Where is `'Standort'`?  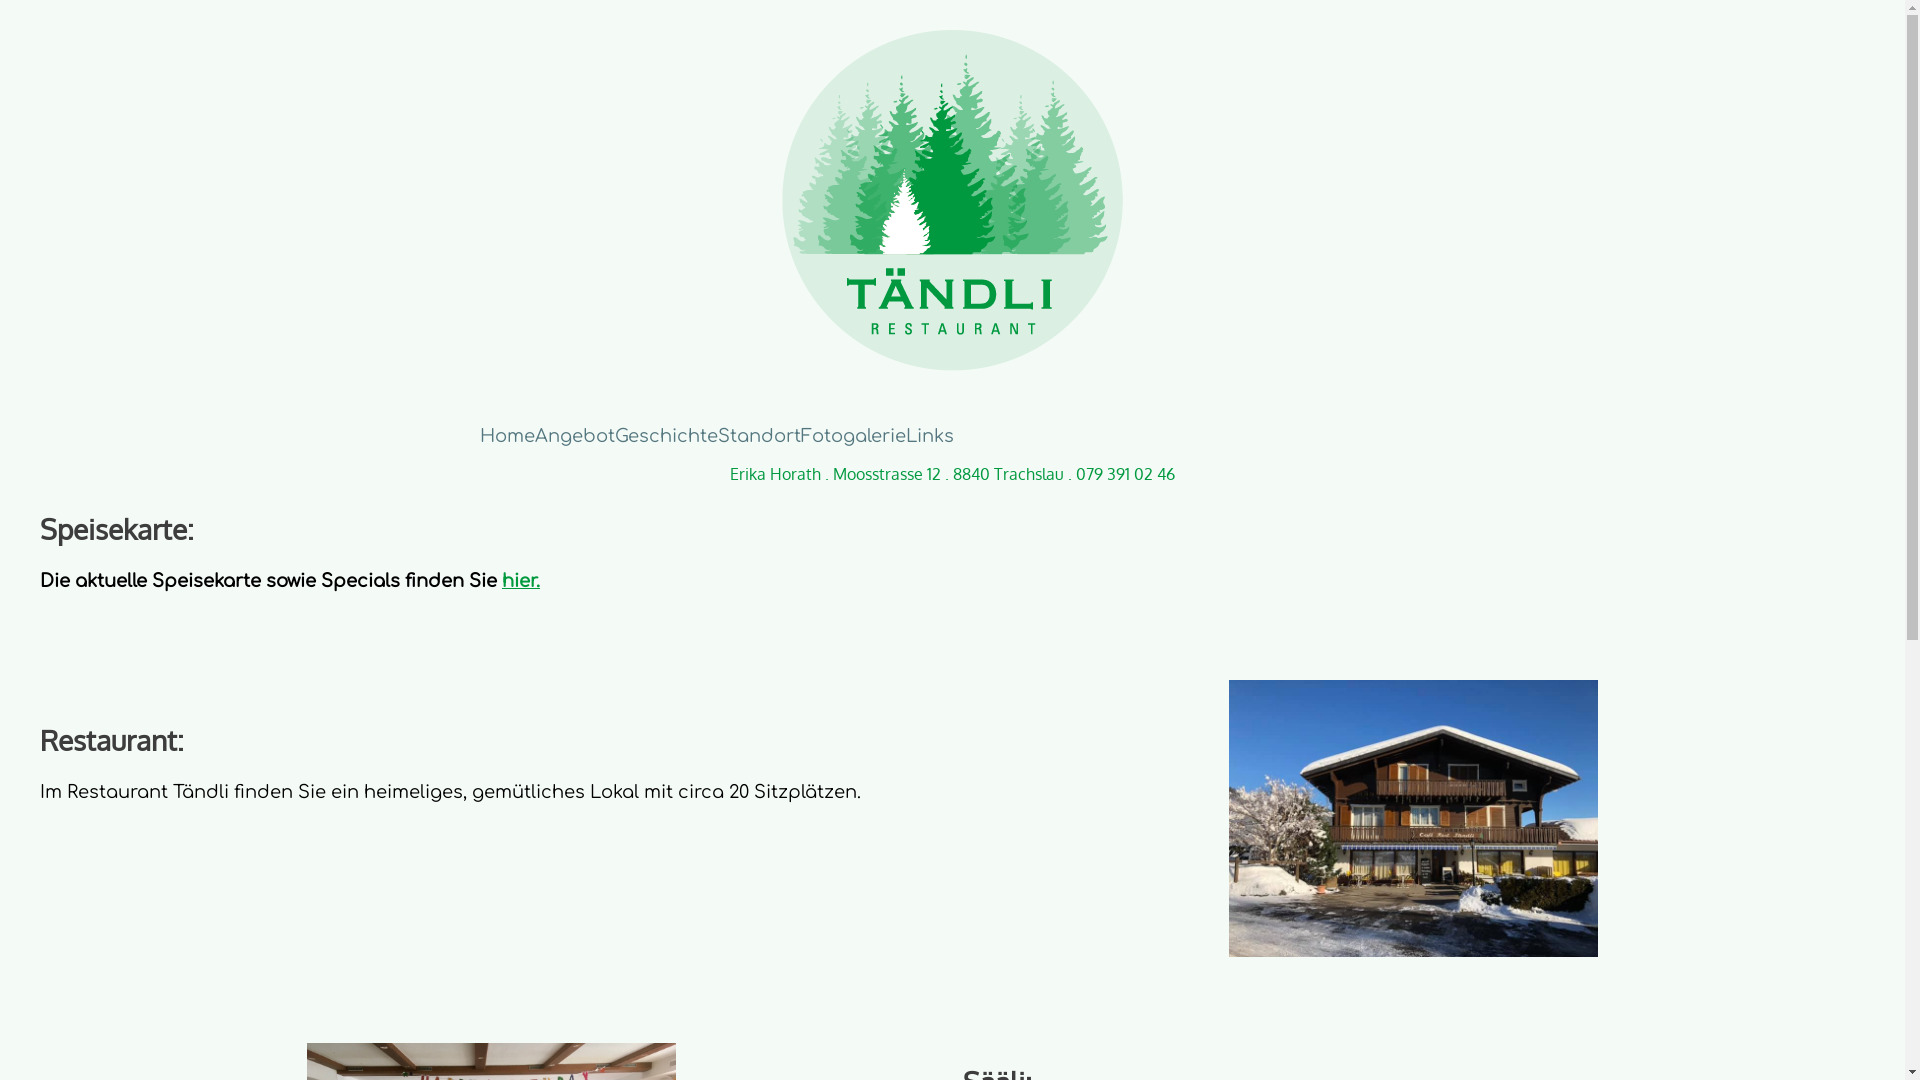
'Standort' is located at coordinates (758, 435).